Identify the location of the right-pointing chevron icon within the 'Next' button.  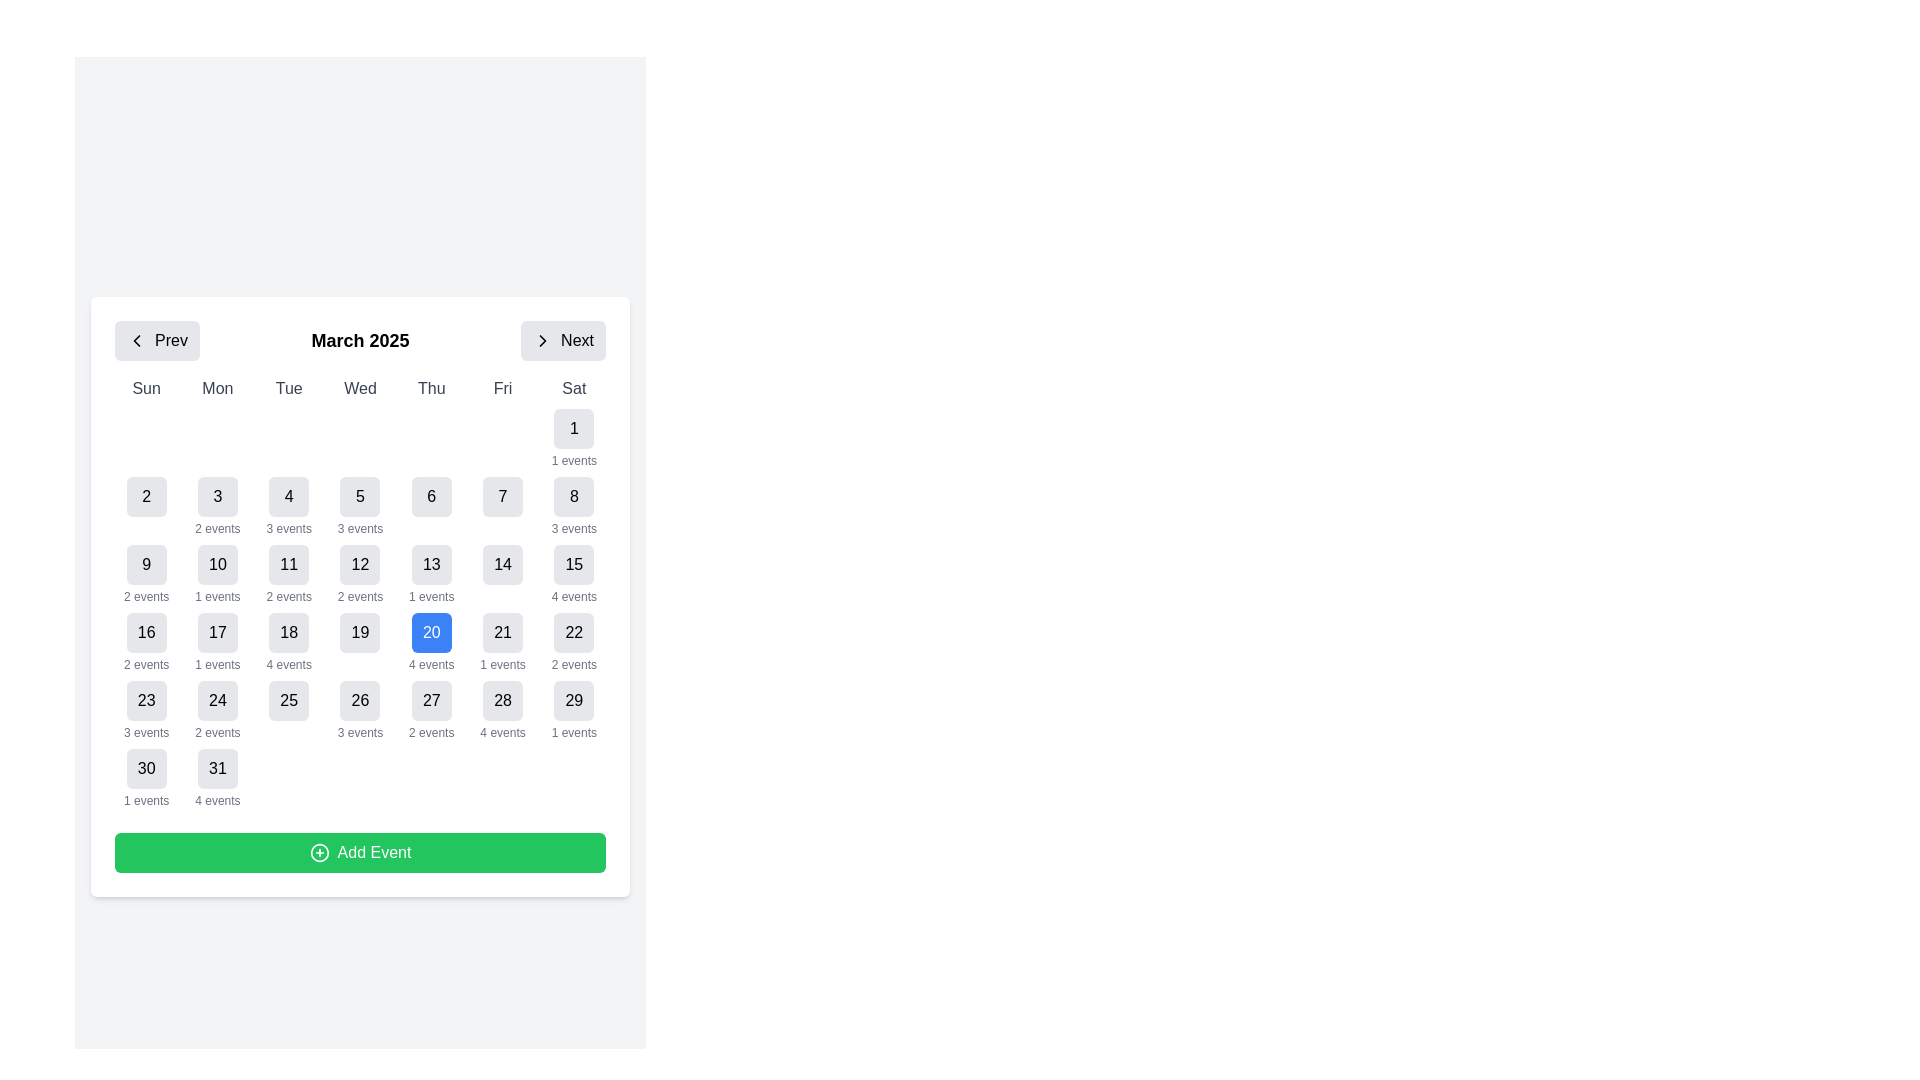
(543, 339).